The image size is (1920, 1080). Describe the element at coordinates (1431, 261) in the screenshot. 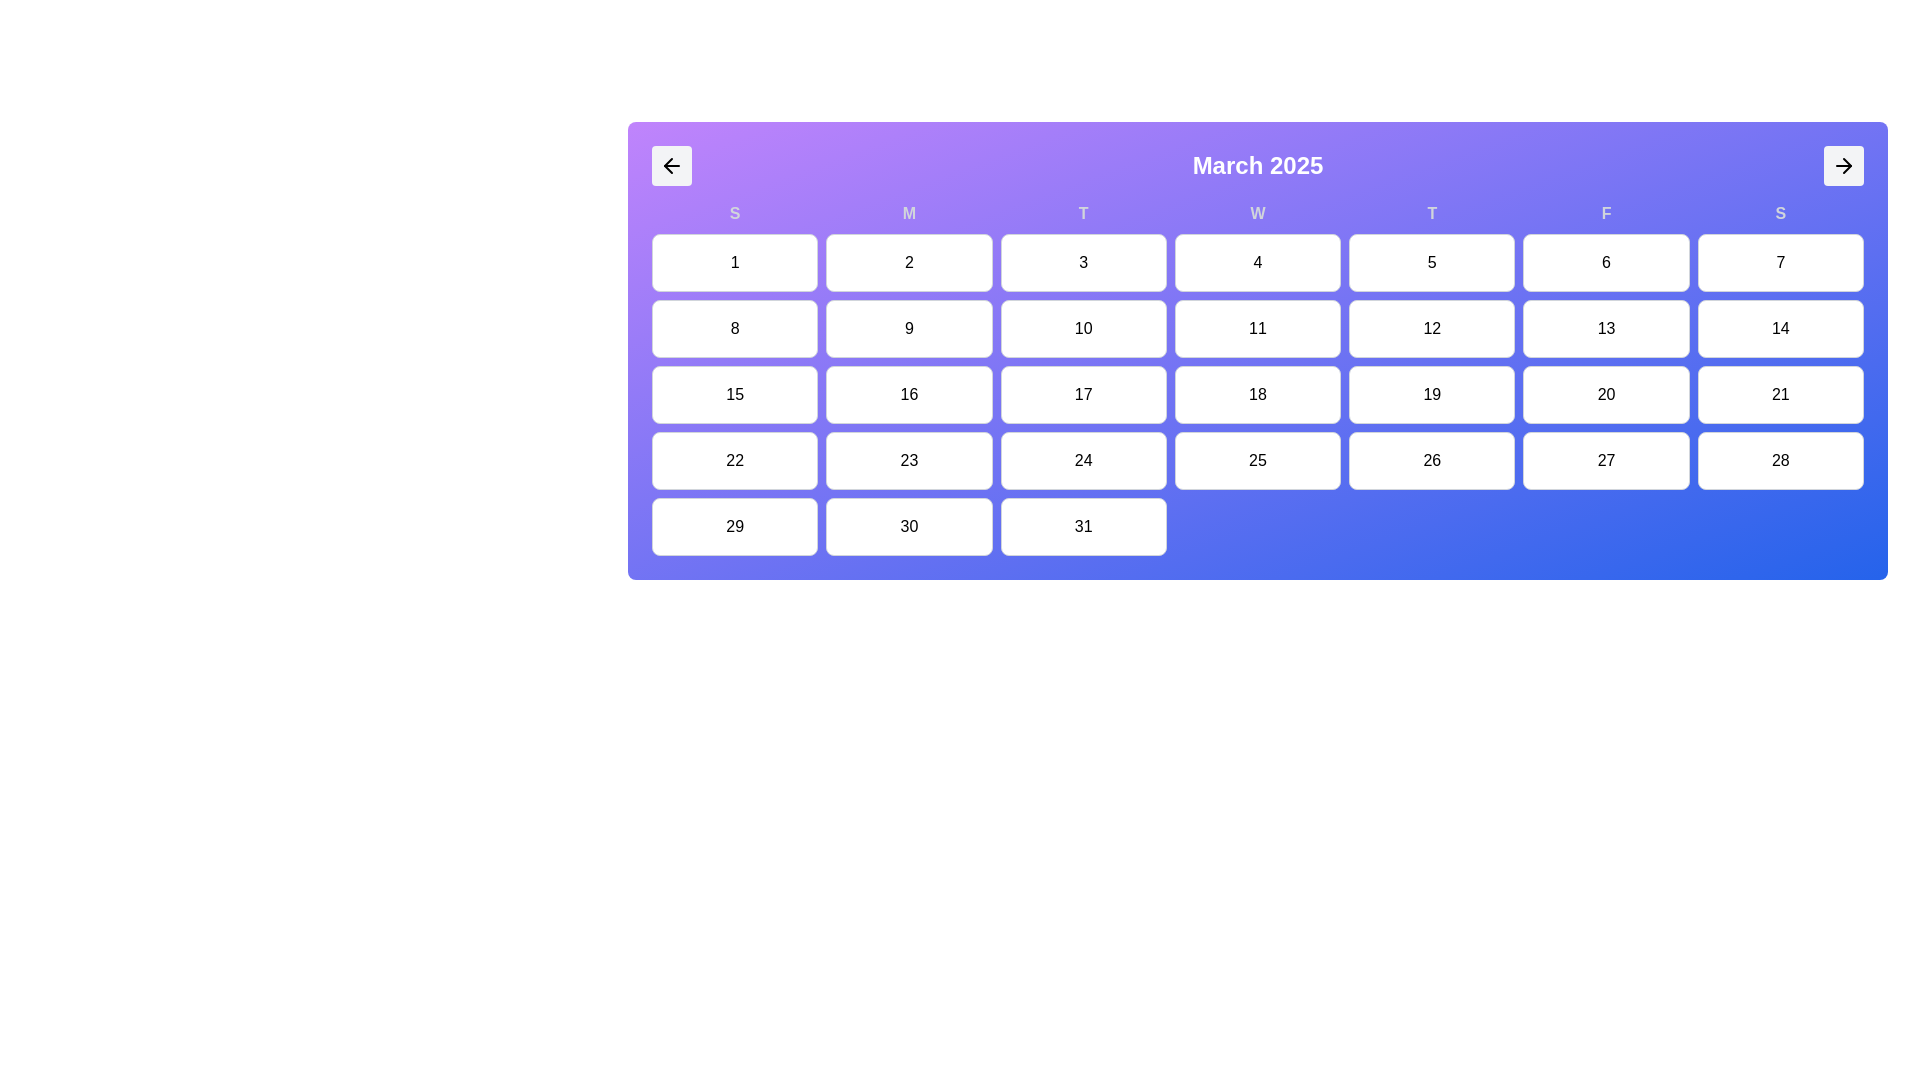

I see `the button-like calendar date item displaying the number '5'` at that location.